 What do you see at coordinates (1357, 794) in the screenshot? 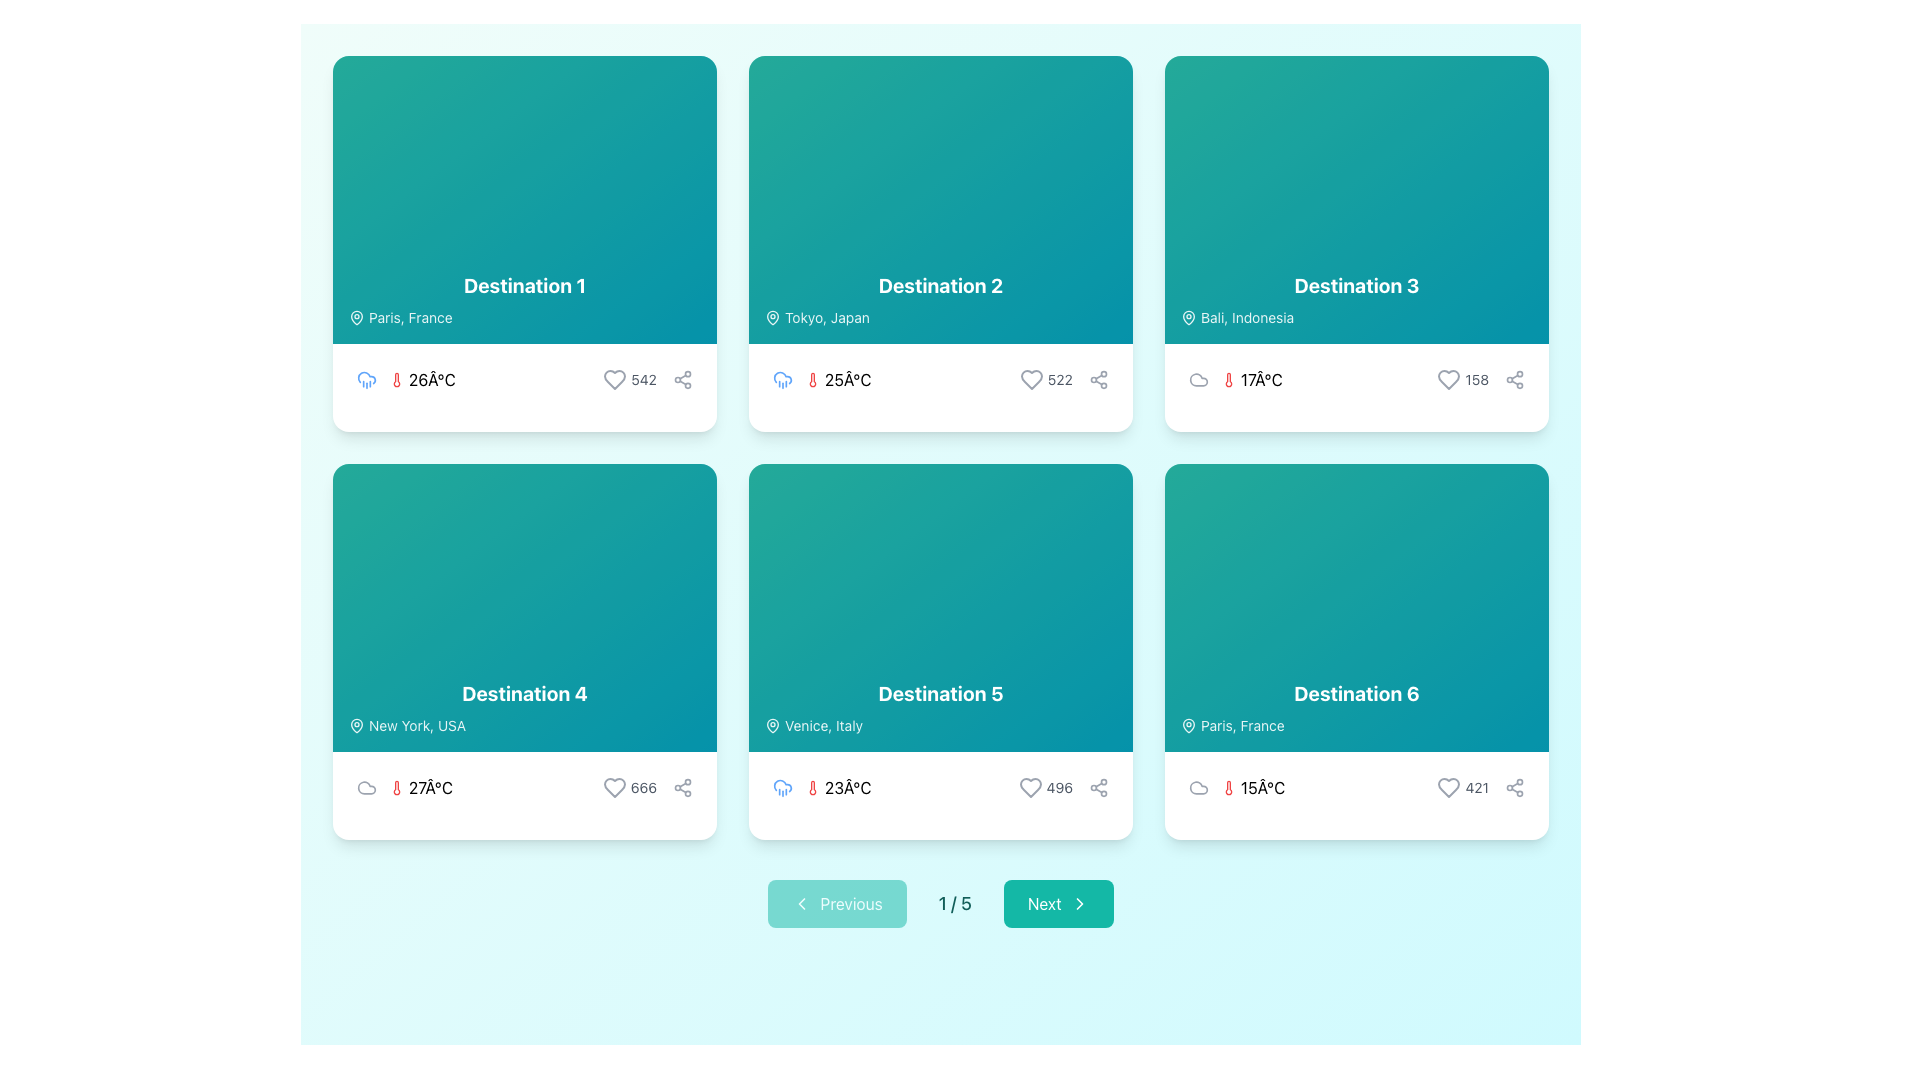
I see `the icons in the information display that shows '15°C' and '421' located at the bottom of the card labeled 'Destination 6'` at bounding box center [1357, 794].